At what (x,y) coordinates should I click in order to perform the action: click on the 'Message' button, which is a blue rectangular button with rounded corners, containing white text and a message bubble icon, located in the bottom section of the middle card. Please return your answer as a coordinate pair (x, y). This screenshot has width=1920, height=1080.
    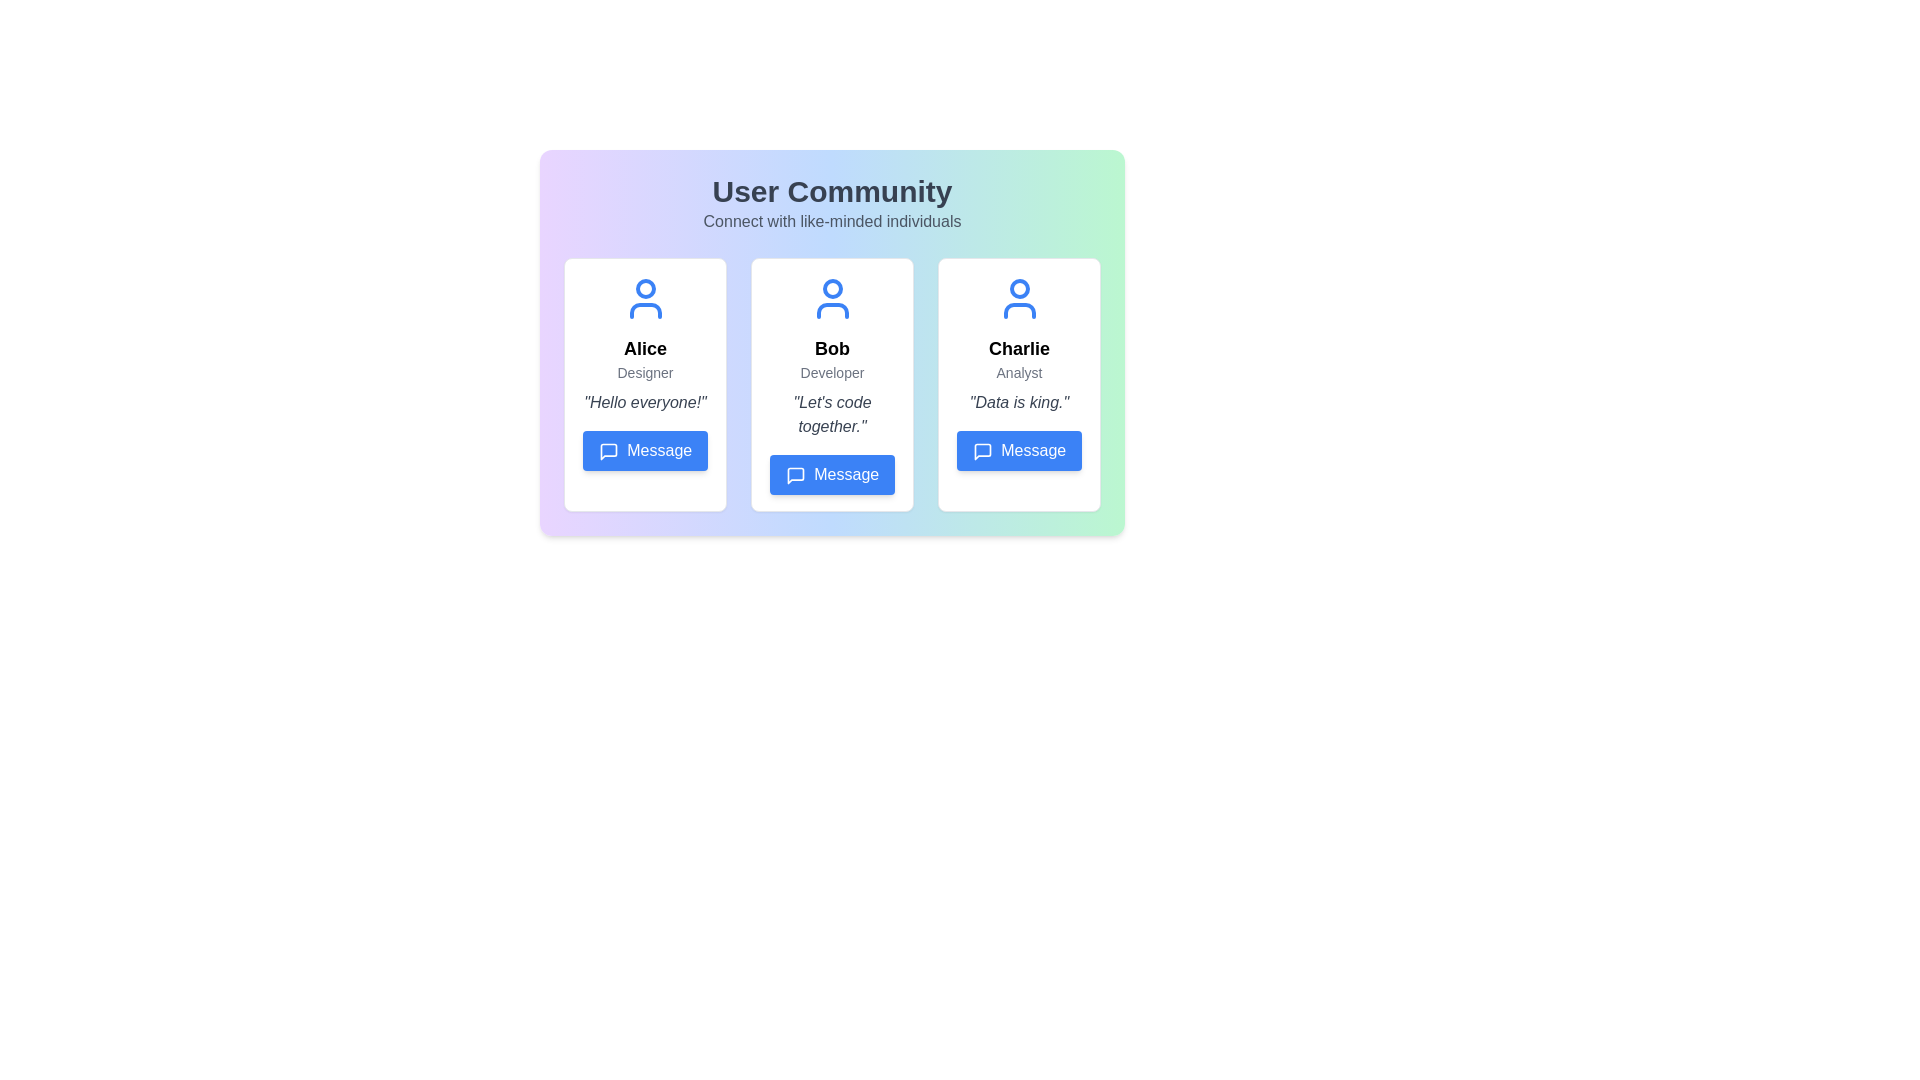
    Looking at the image, I should click on (832, 474).